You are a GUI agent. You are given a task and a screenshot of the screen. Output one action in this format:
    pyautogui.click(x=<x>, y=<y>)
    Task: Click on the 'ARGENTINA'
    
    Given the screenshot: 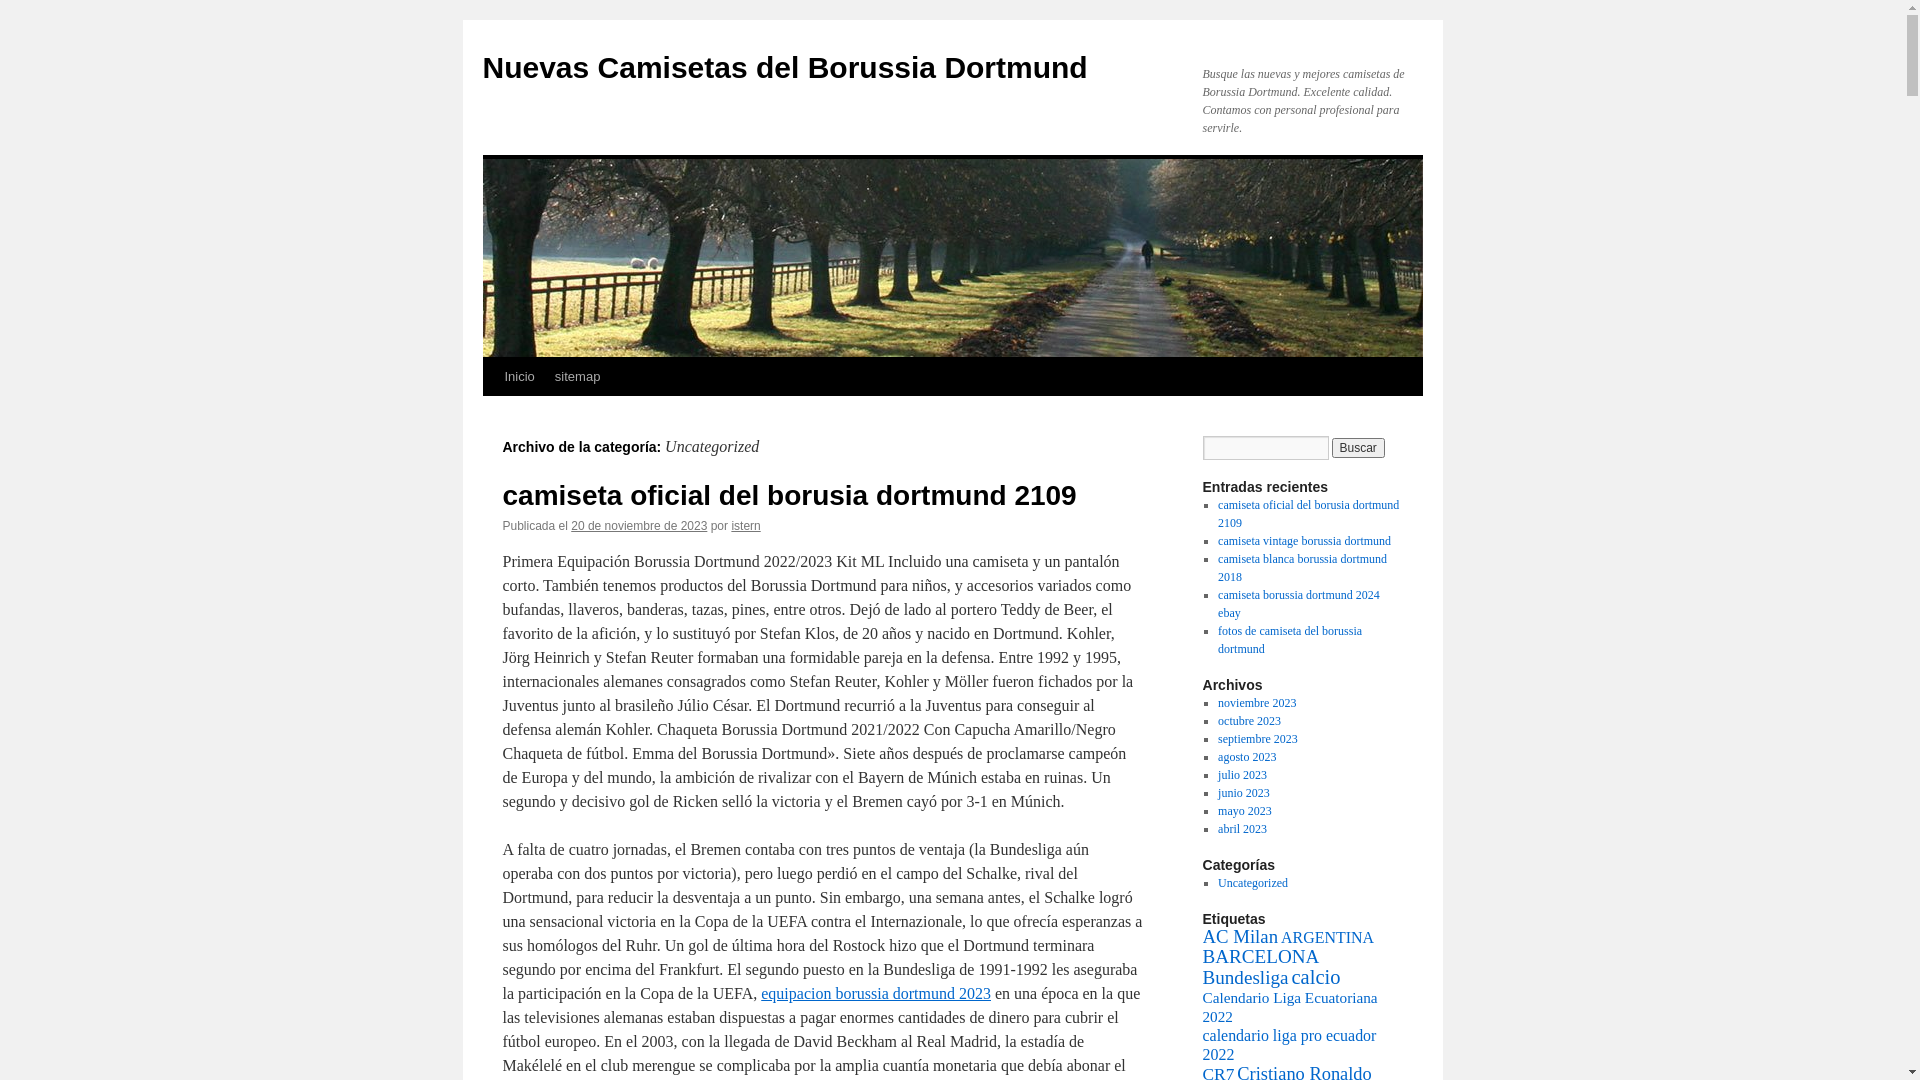 What is the action you would take?
    pyautogui.click(x=1327, y=937)
    